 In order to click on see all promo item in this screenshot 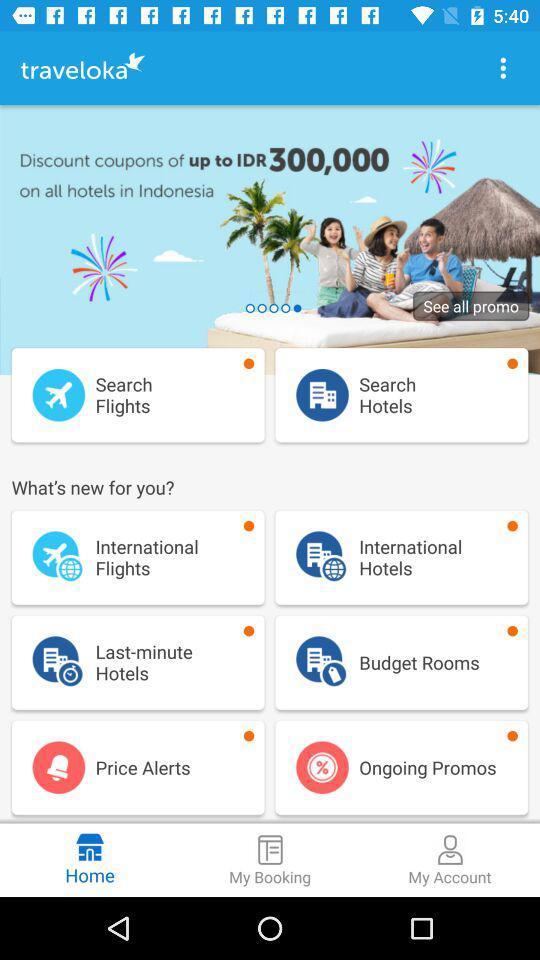, I will do `click(471, 306)`.